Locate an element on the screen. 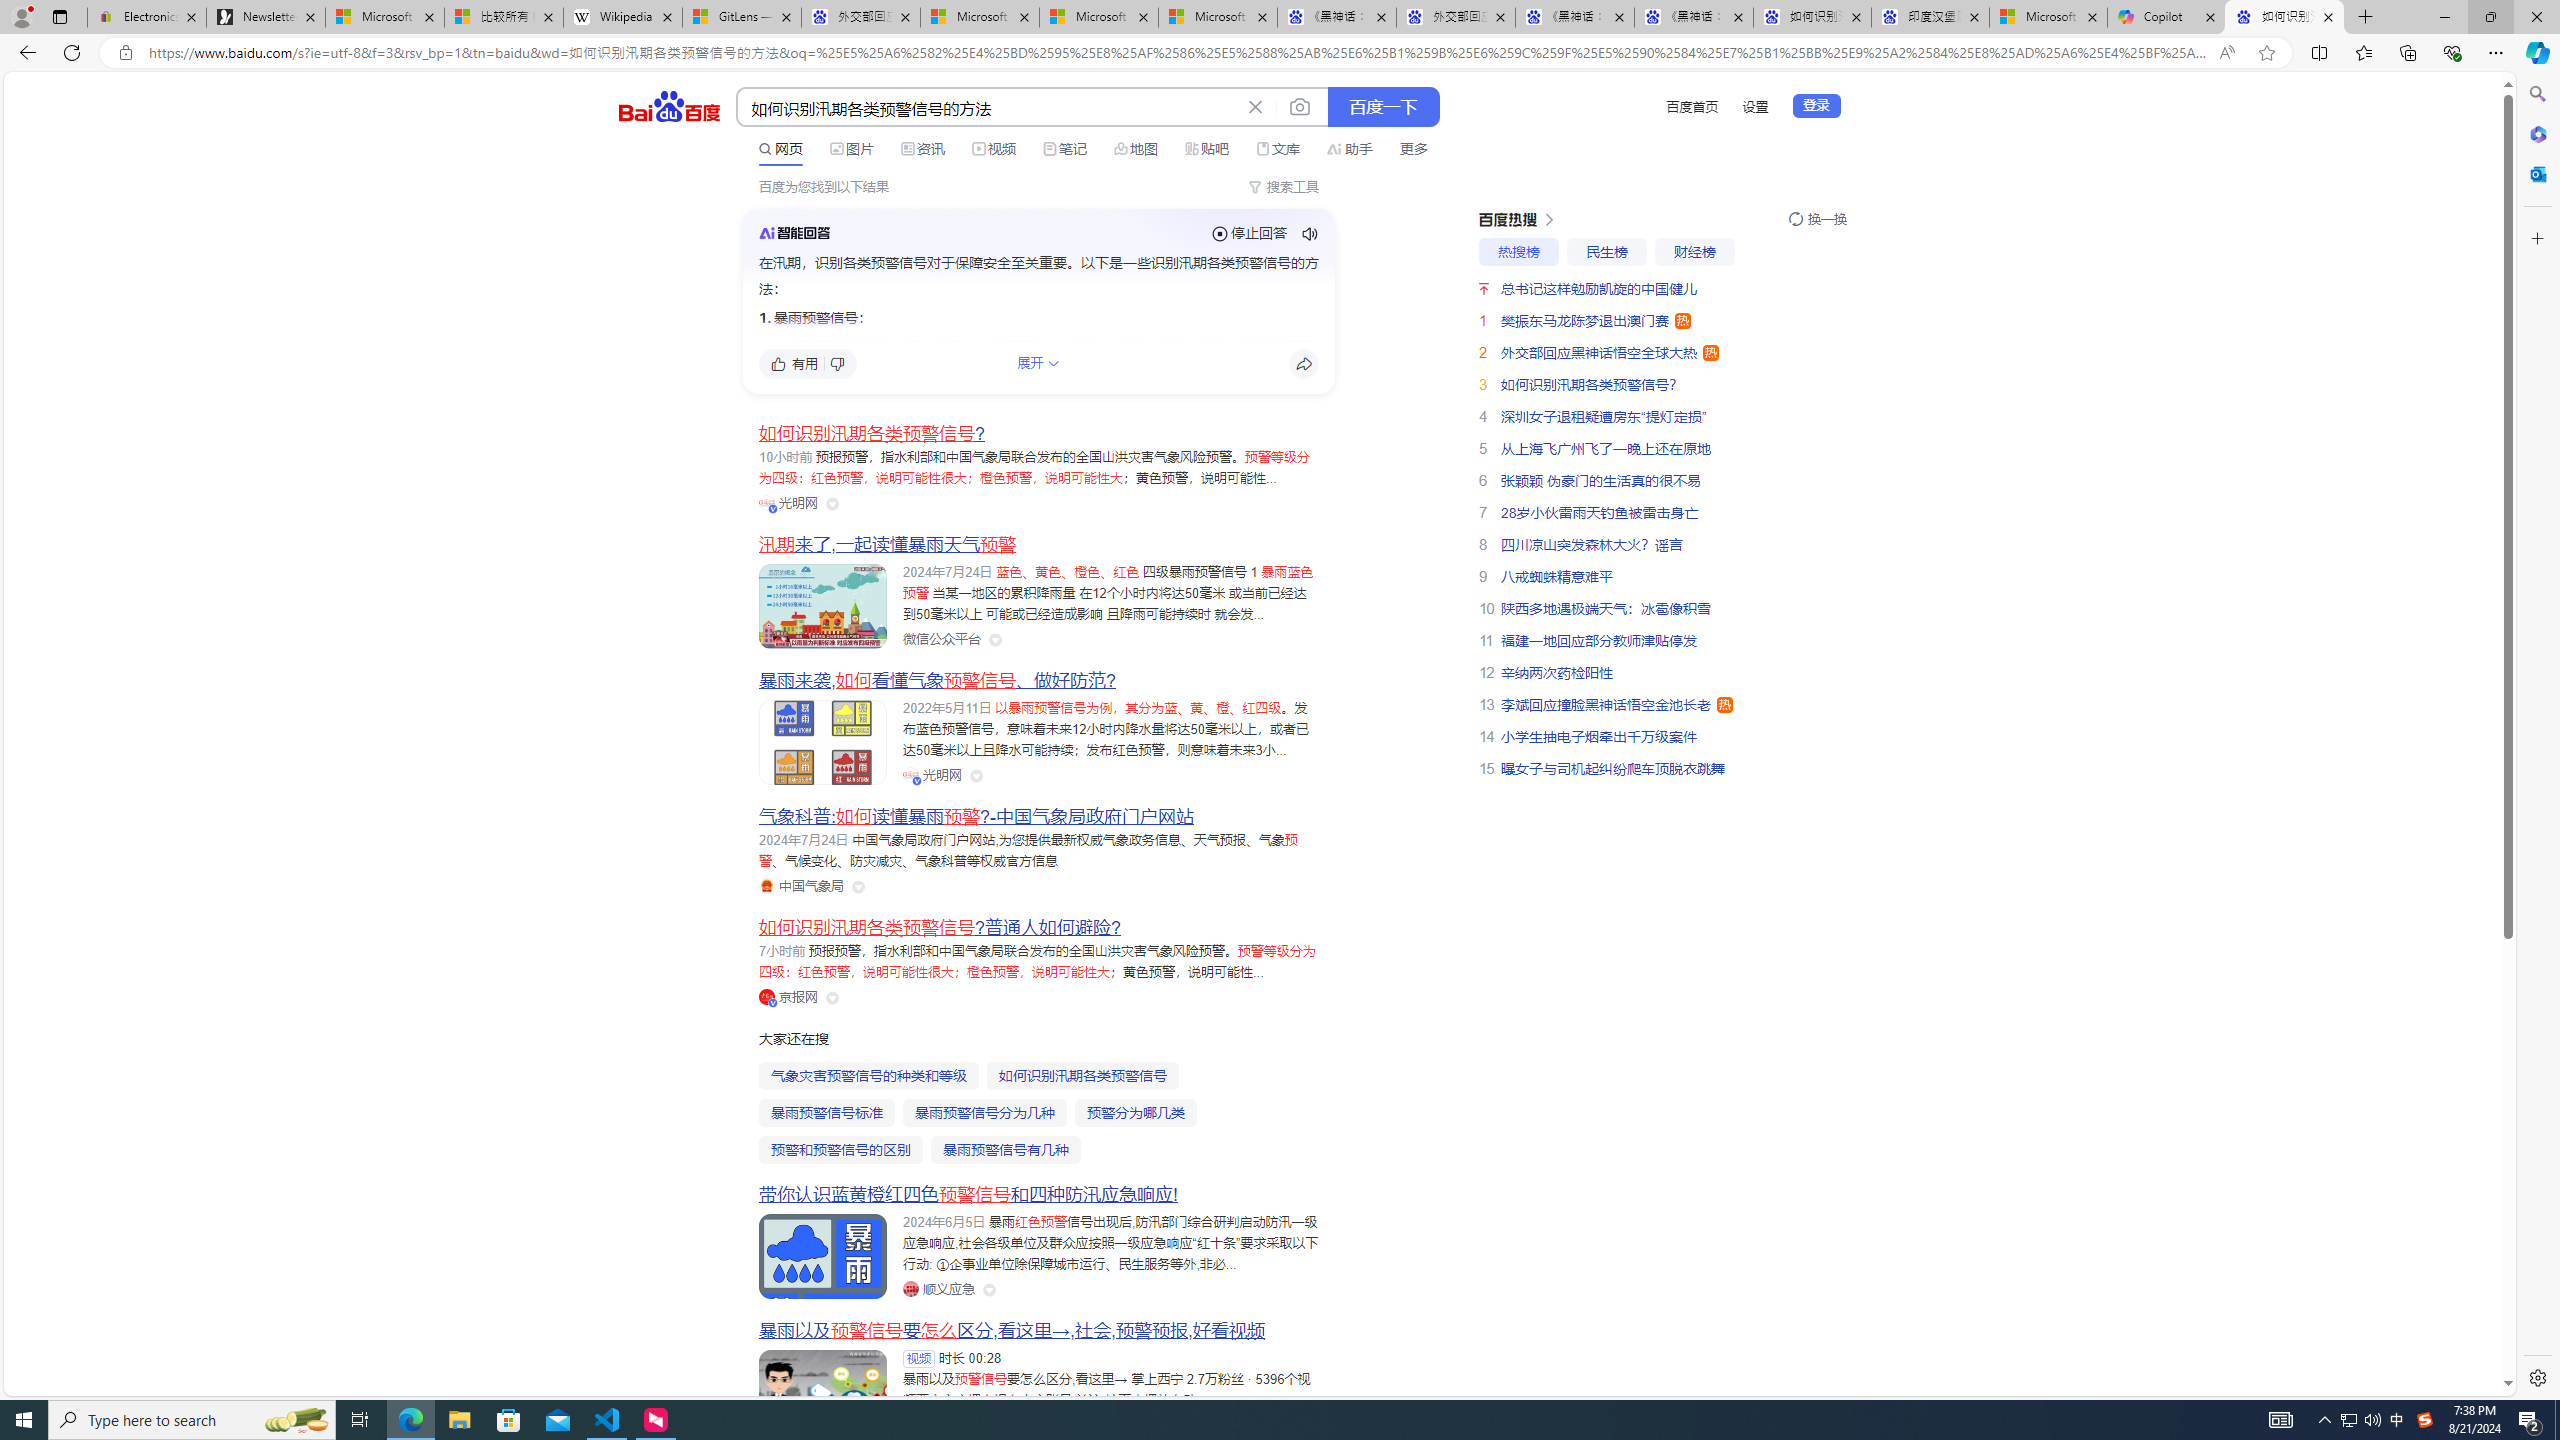 The width and height of the screenshot is (2560, 1440). 'Refresh' is located at coordinates (70, 51).